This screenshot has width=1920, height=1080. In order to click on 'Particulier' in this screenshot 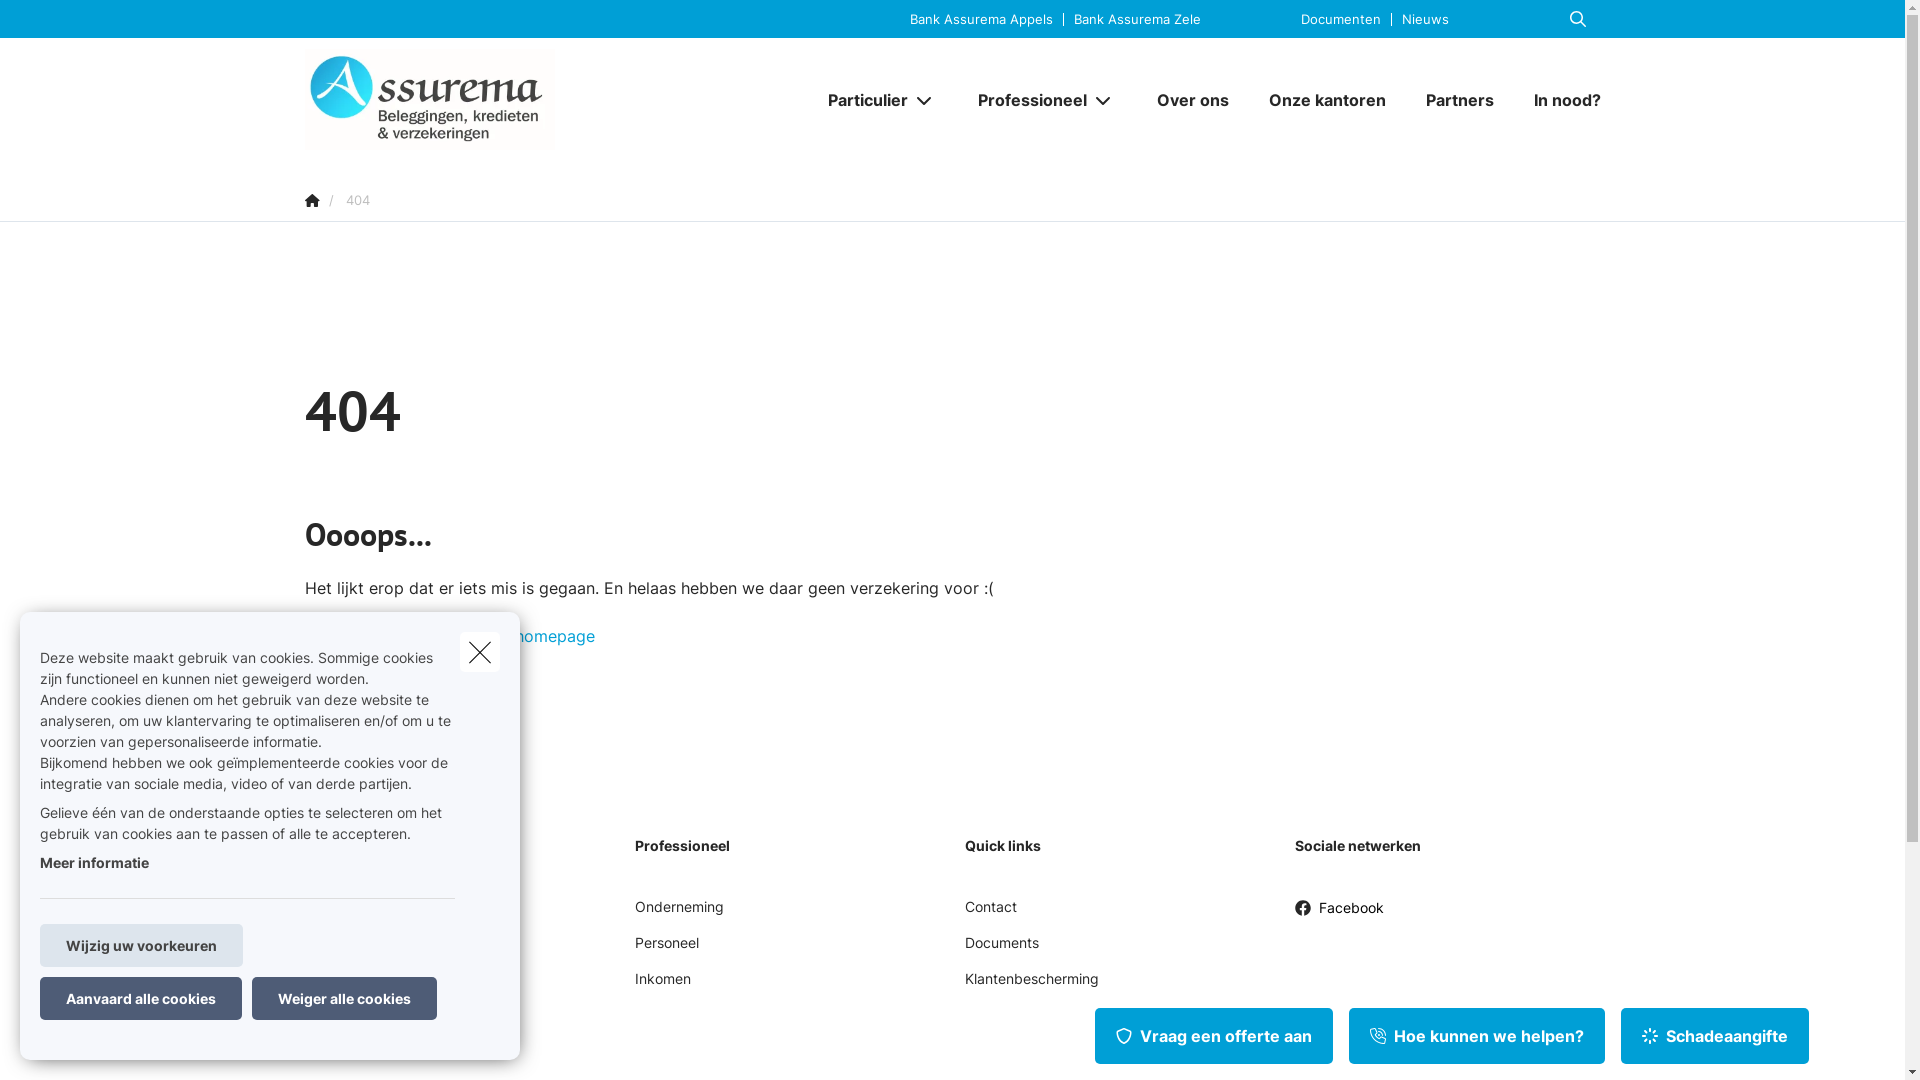, I will do `click(860, 100)`.